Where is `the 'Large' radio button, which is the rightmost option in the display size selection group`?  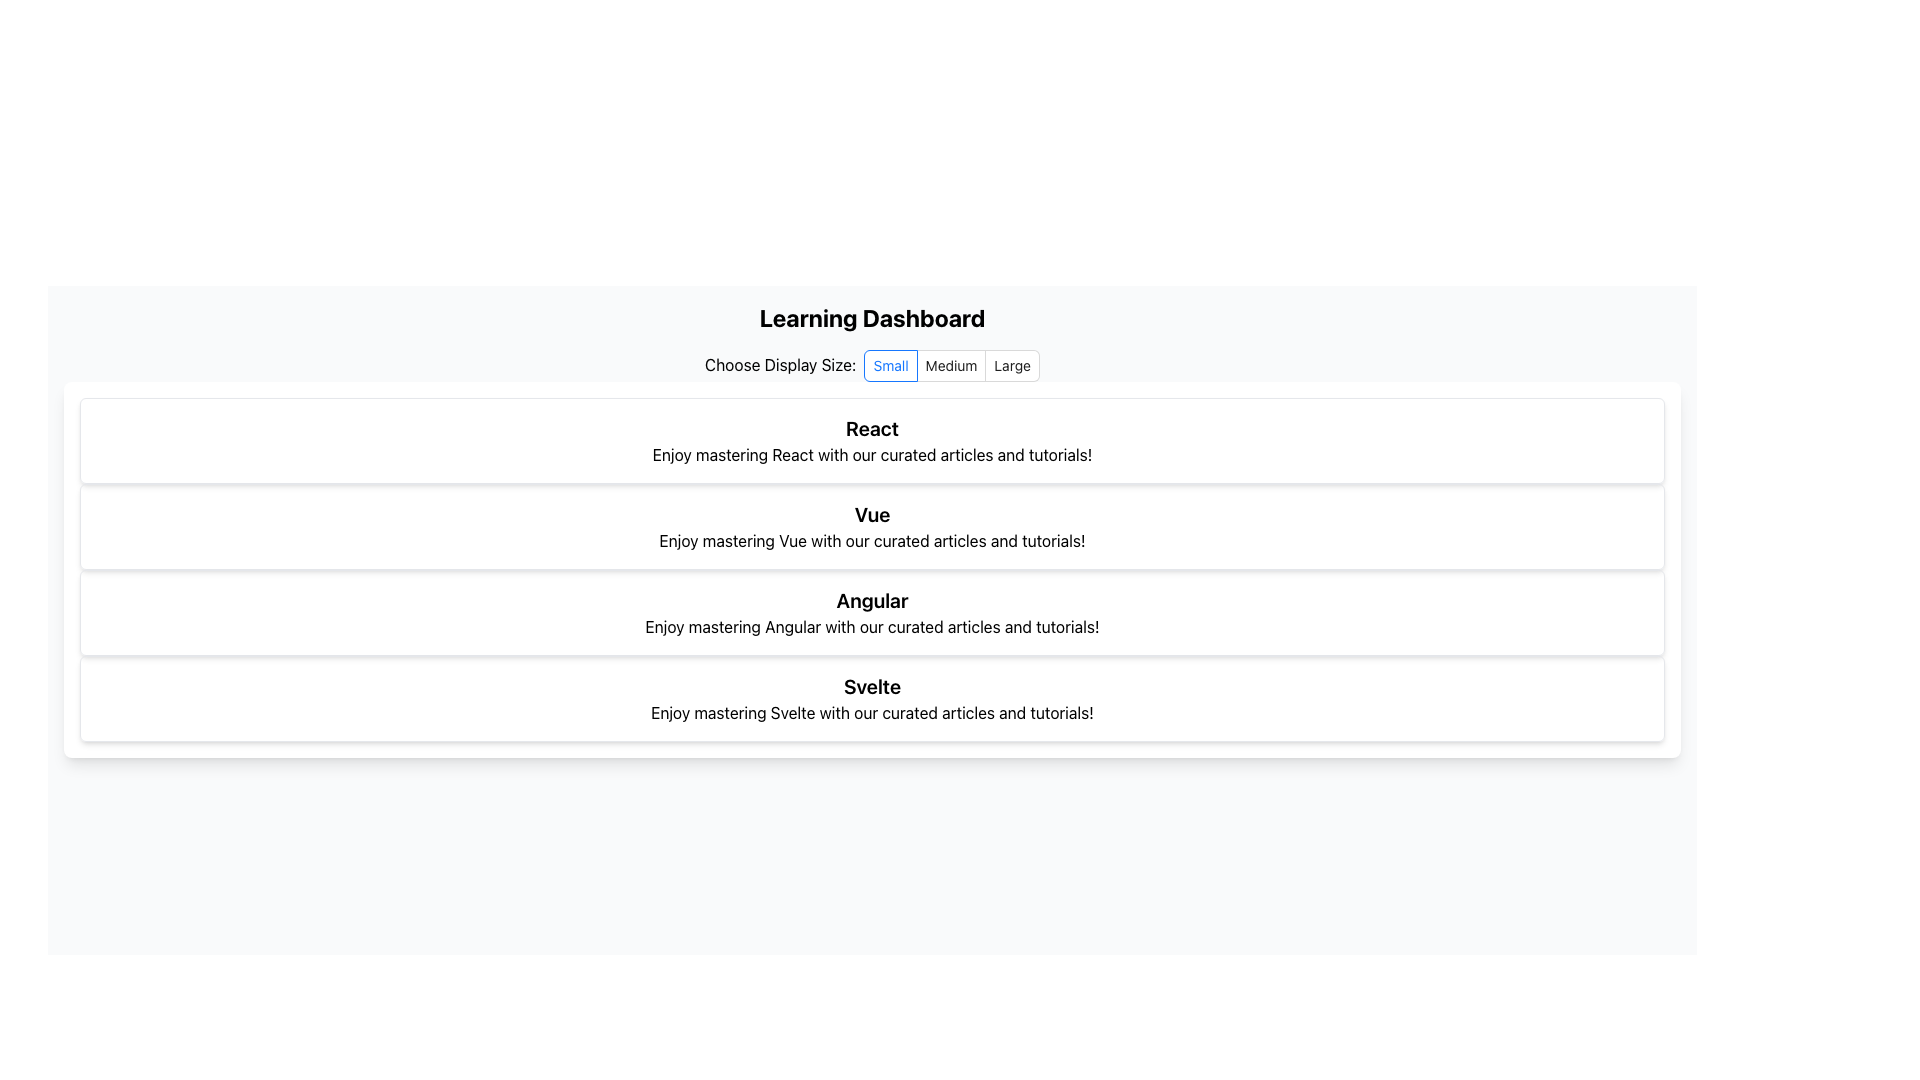
the 'Large' radio button, which is the rightmost option in the display size selection group is located at coordinates (1012, 366).